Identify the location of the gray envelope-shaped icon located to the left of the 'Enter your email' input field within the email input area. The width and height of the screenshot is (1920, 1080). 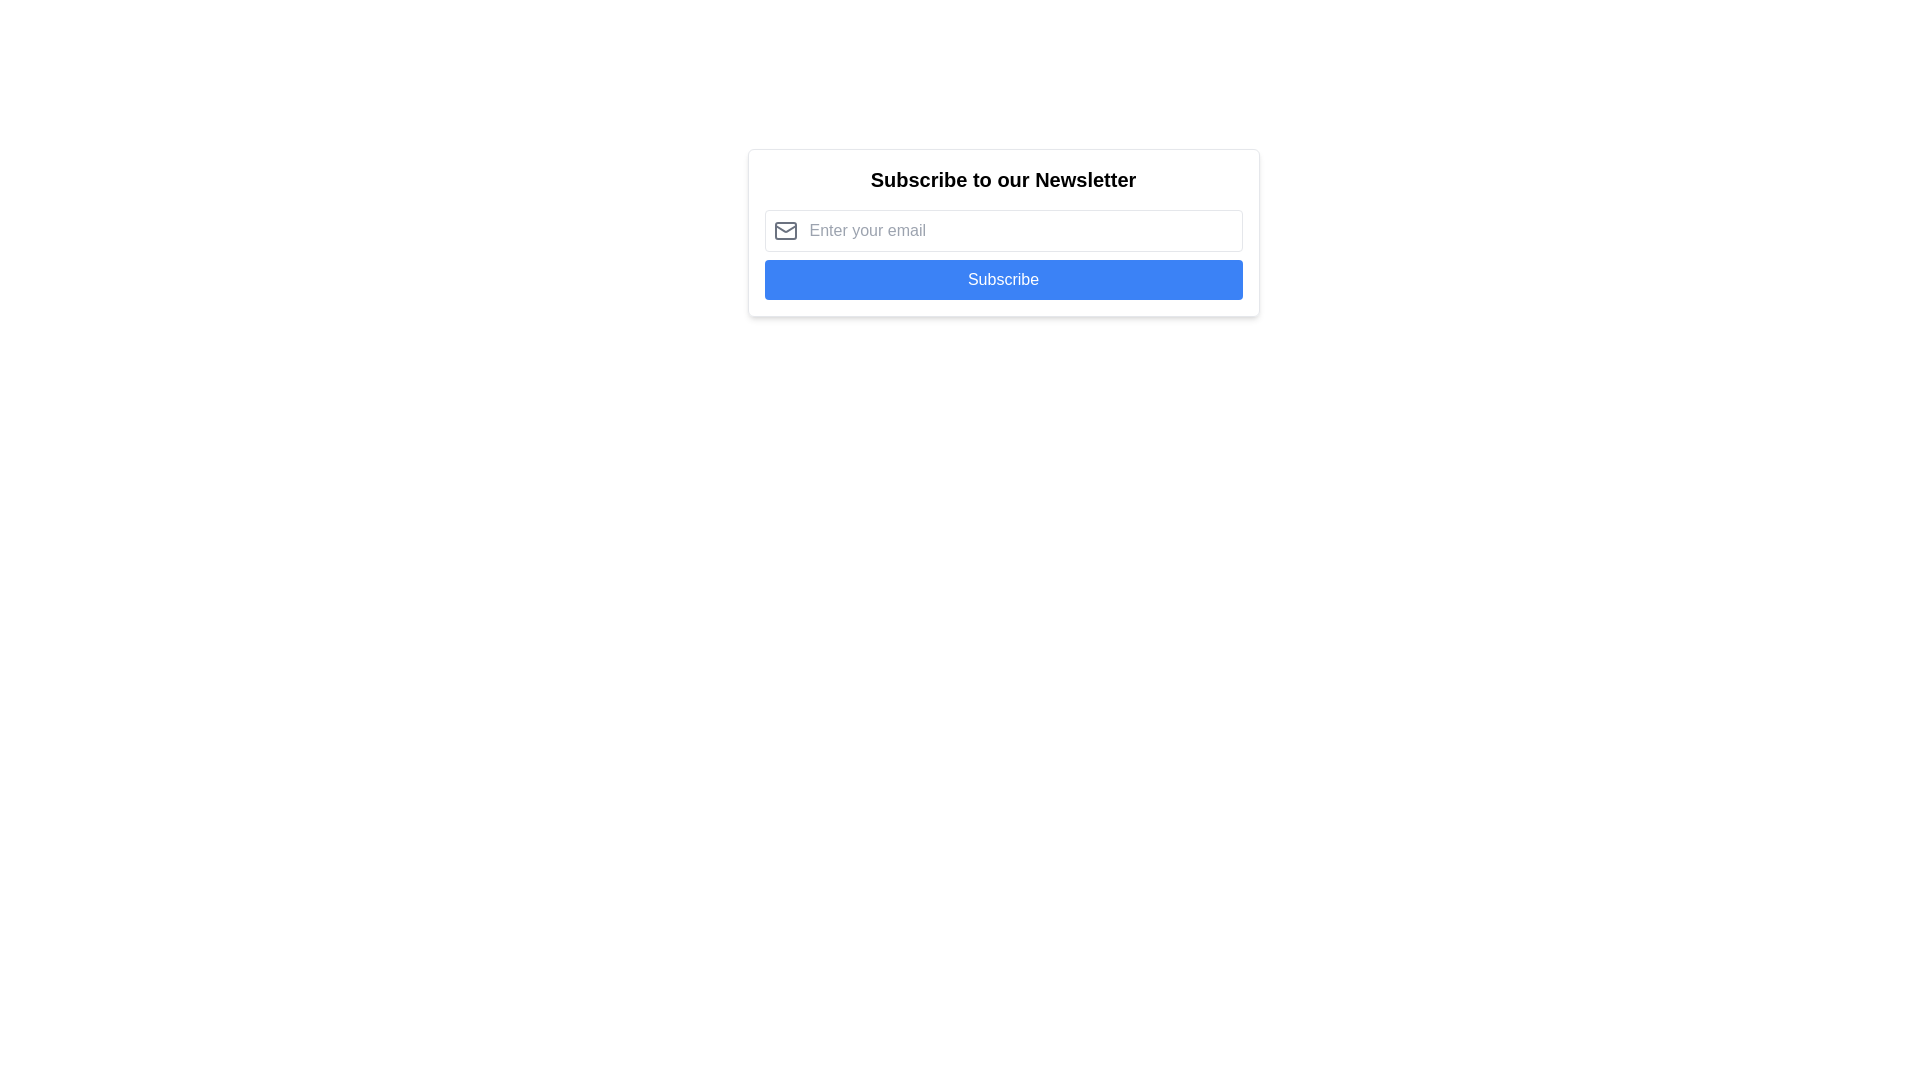
(784, 230).